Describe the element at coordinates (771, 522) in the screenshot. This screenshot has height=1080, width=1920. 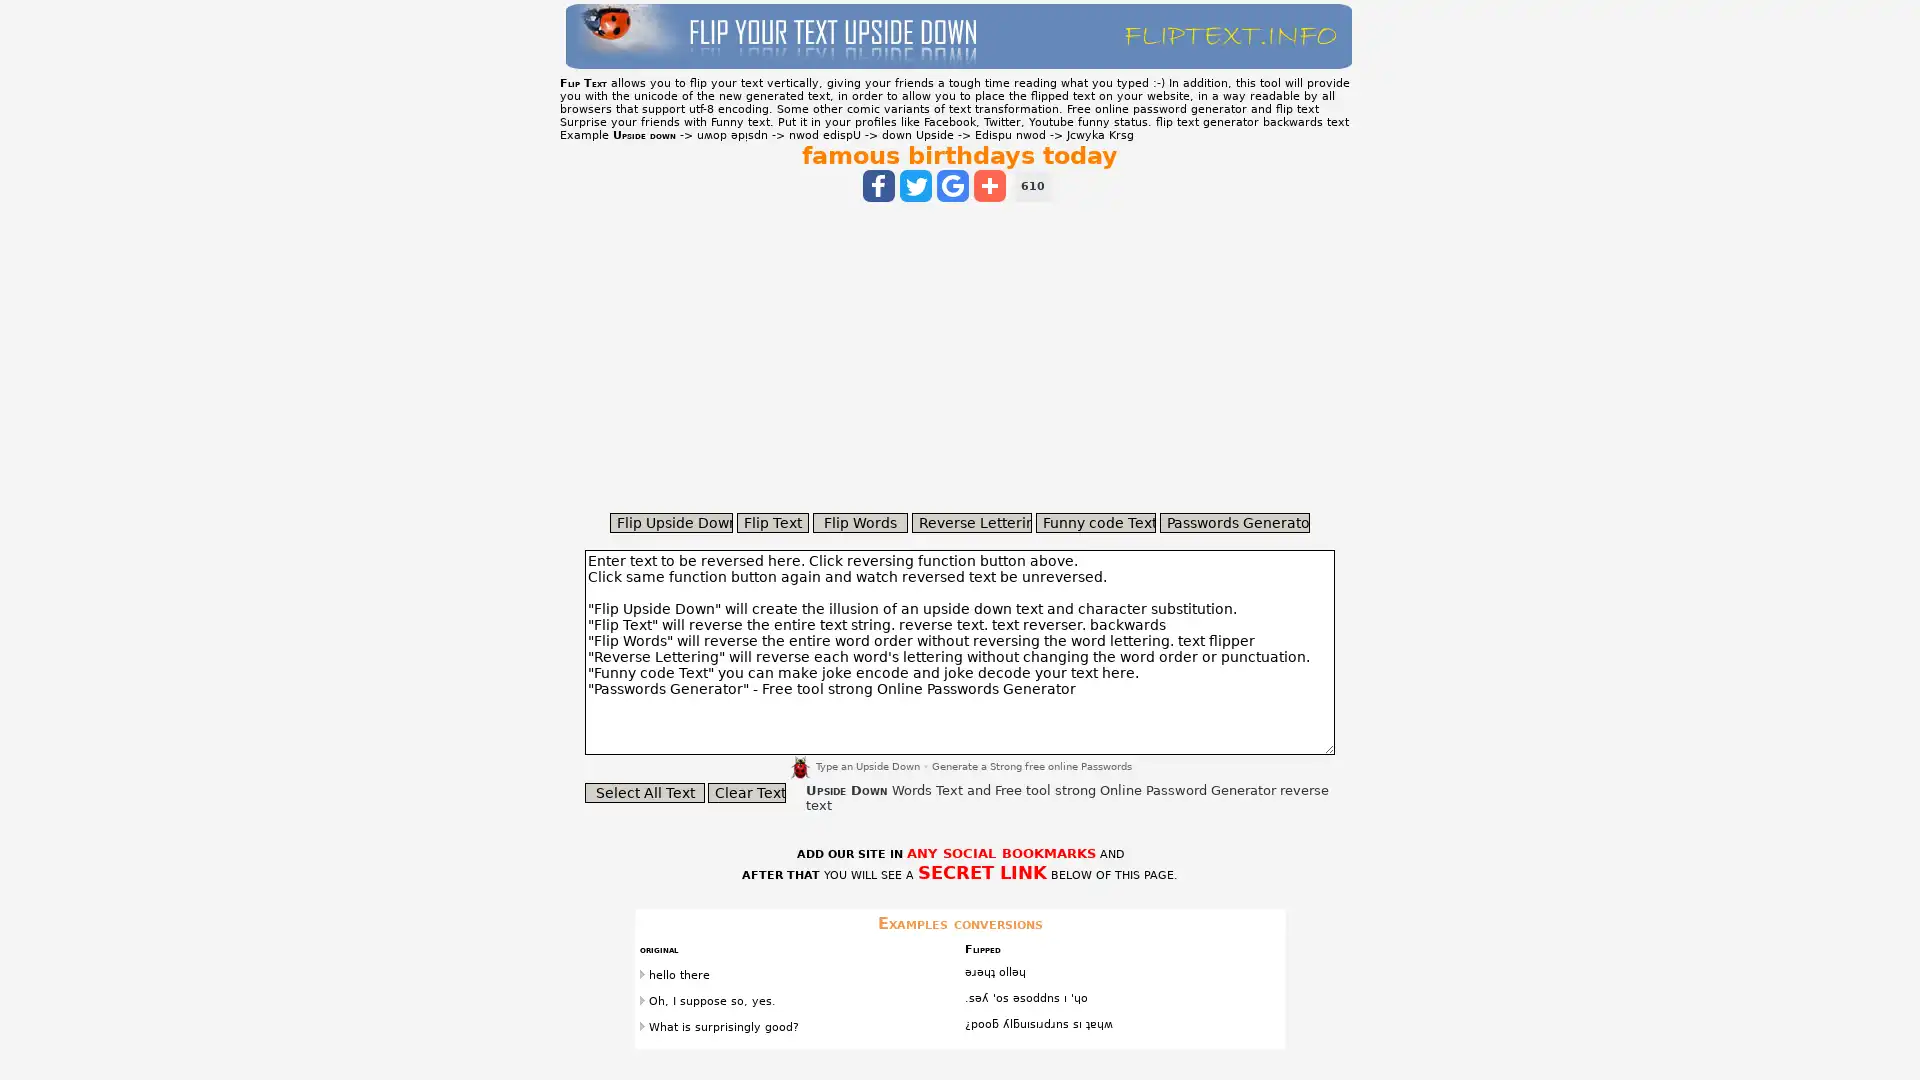
I see `Flip Text` at that location.